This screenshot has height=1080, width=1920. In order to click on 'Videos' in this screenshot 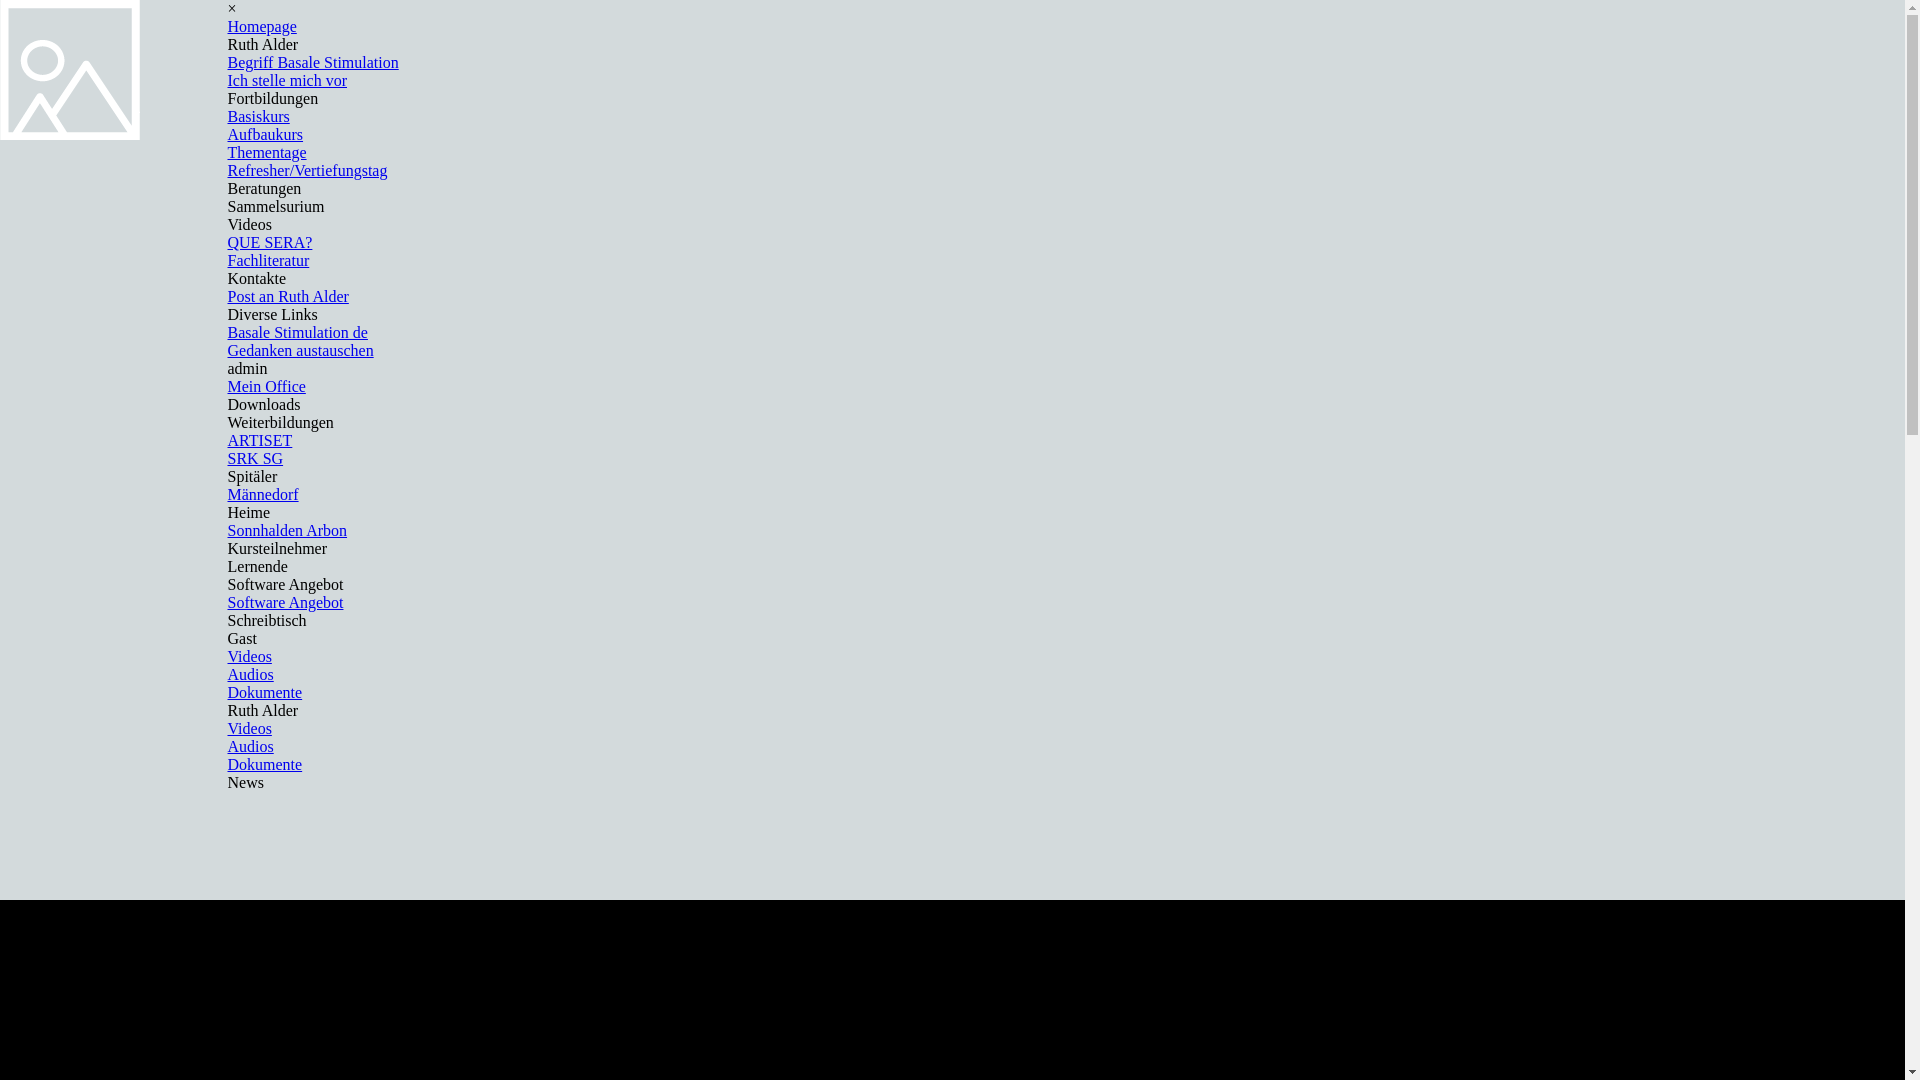, I will do `click(227, 656)`.